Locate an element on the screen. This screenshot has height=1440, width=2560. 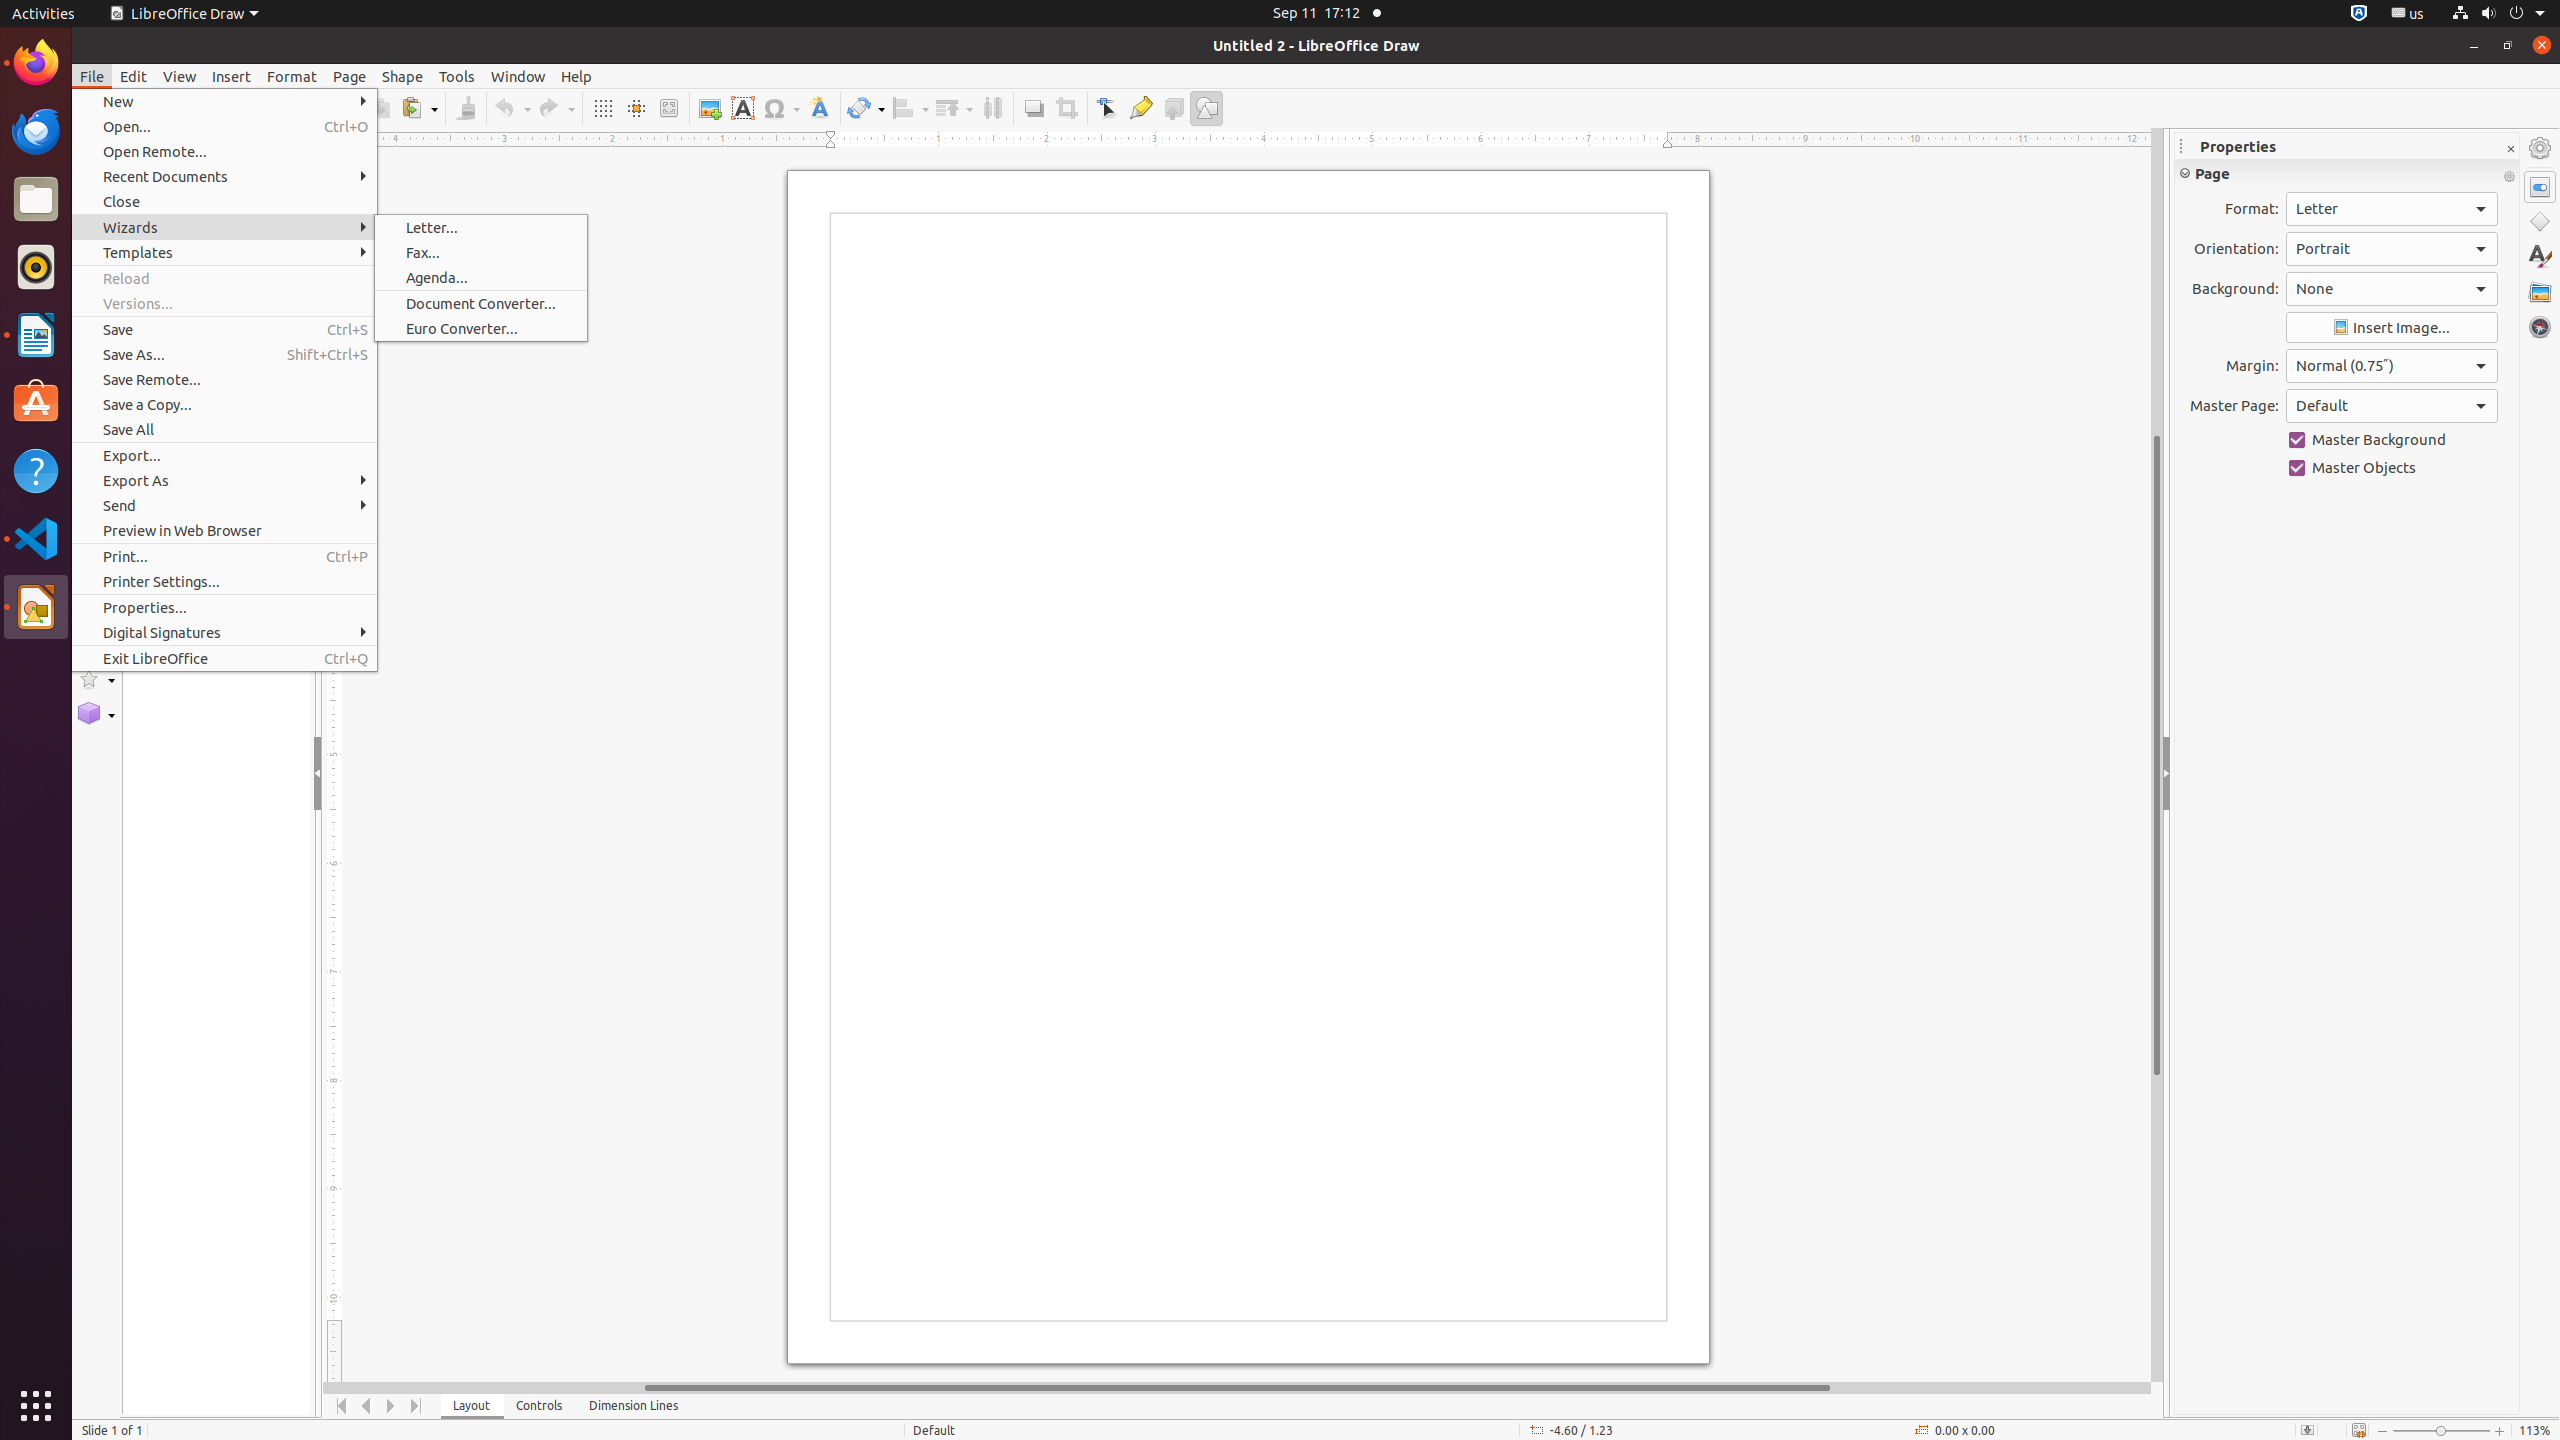
'Open...' is located at coordinates (224, 126).